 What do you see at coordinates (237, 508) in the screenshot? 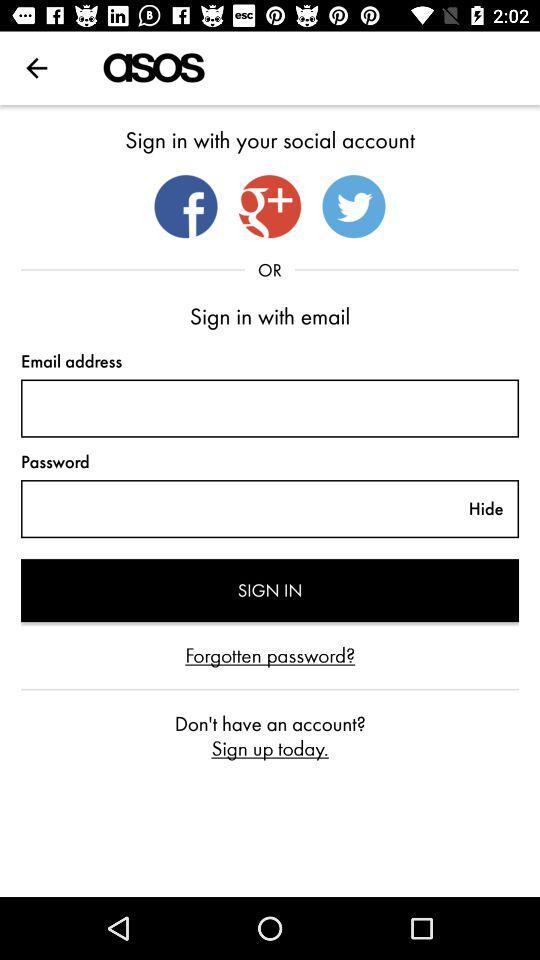
I see `description` at bounding box center [237, 508].